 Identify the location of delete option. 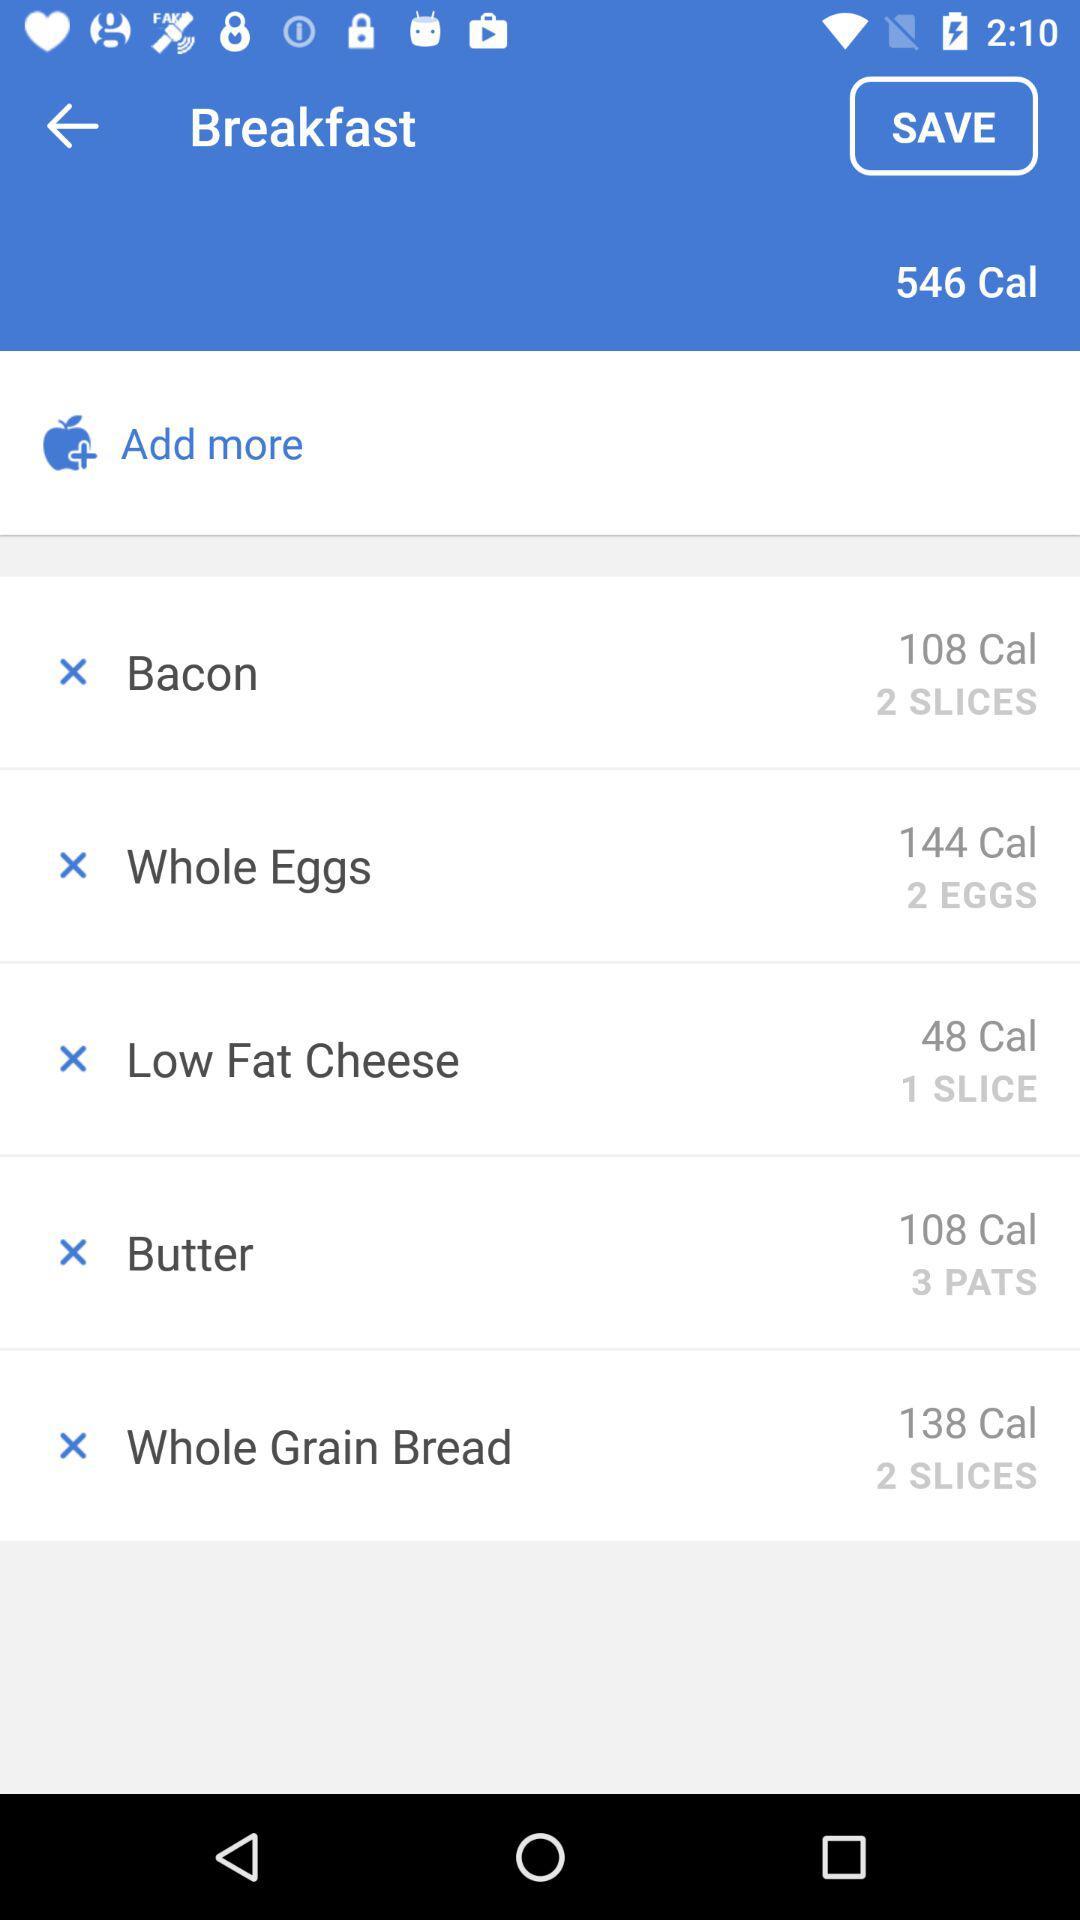
(61, 672).